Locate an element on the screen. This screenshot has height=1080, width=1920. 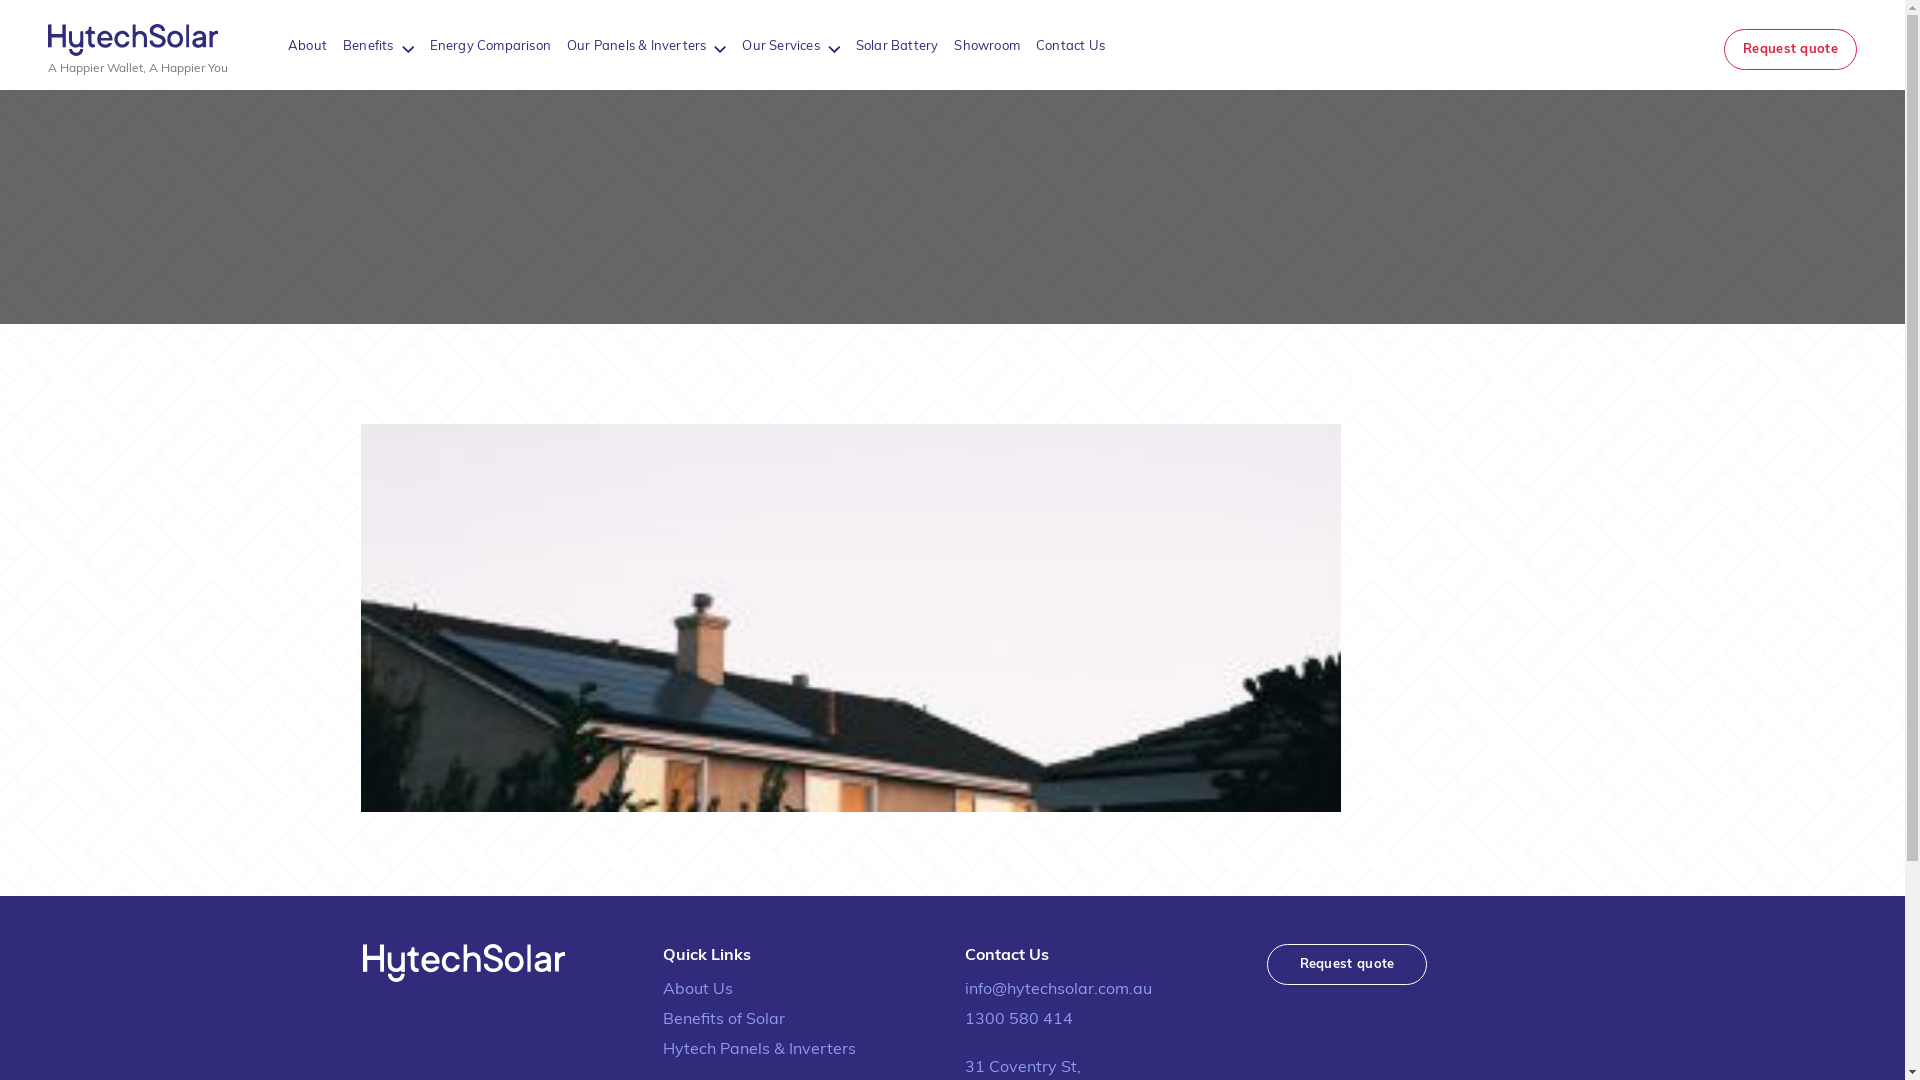
'About' is located at coordinates (306, 45).